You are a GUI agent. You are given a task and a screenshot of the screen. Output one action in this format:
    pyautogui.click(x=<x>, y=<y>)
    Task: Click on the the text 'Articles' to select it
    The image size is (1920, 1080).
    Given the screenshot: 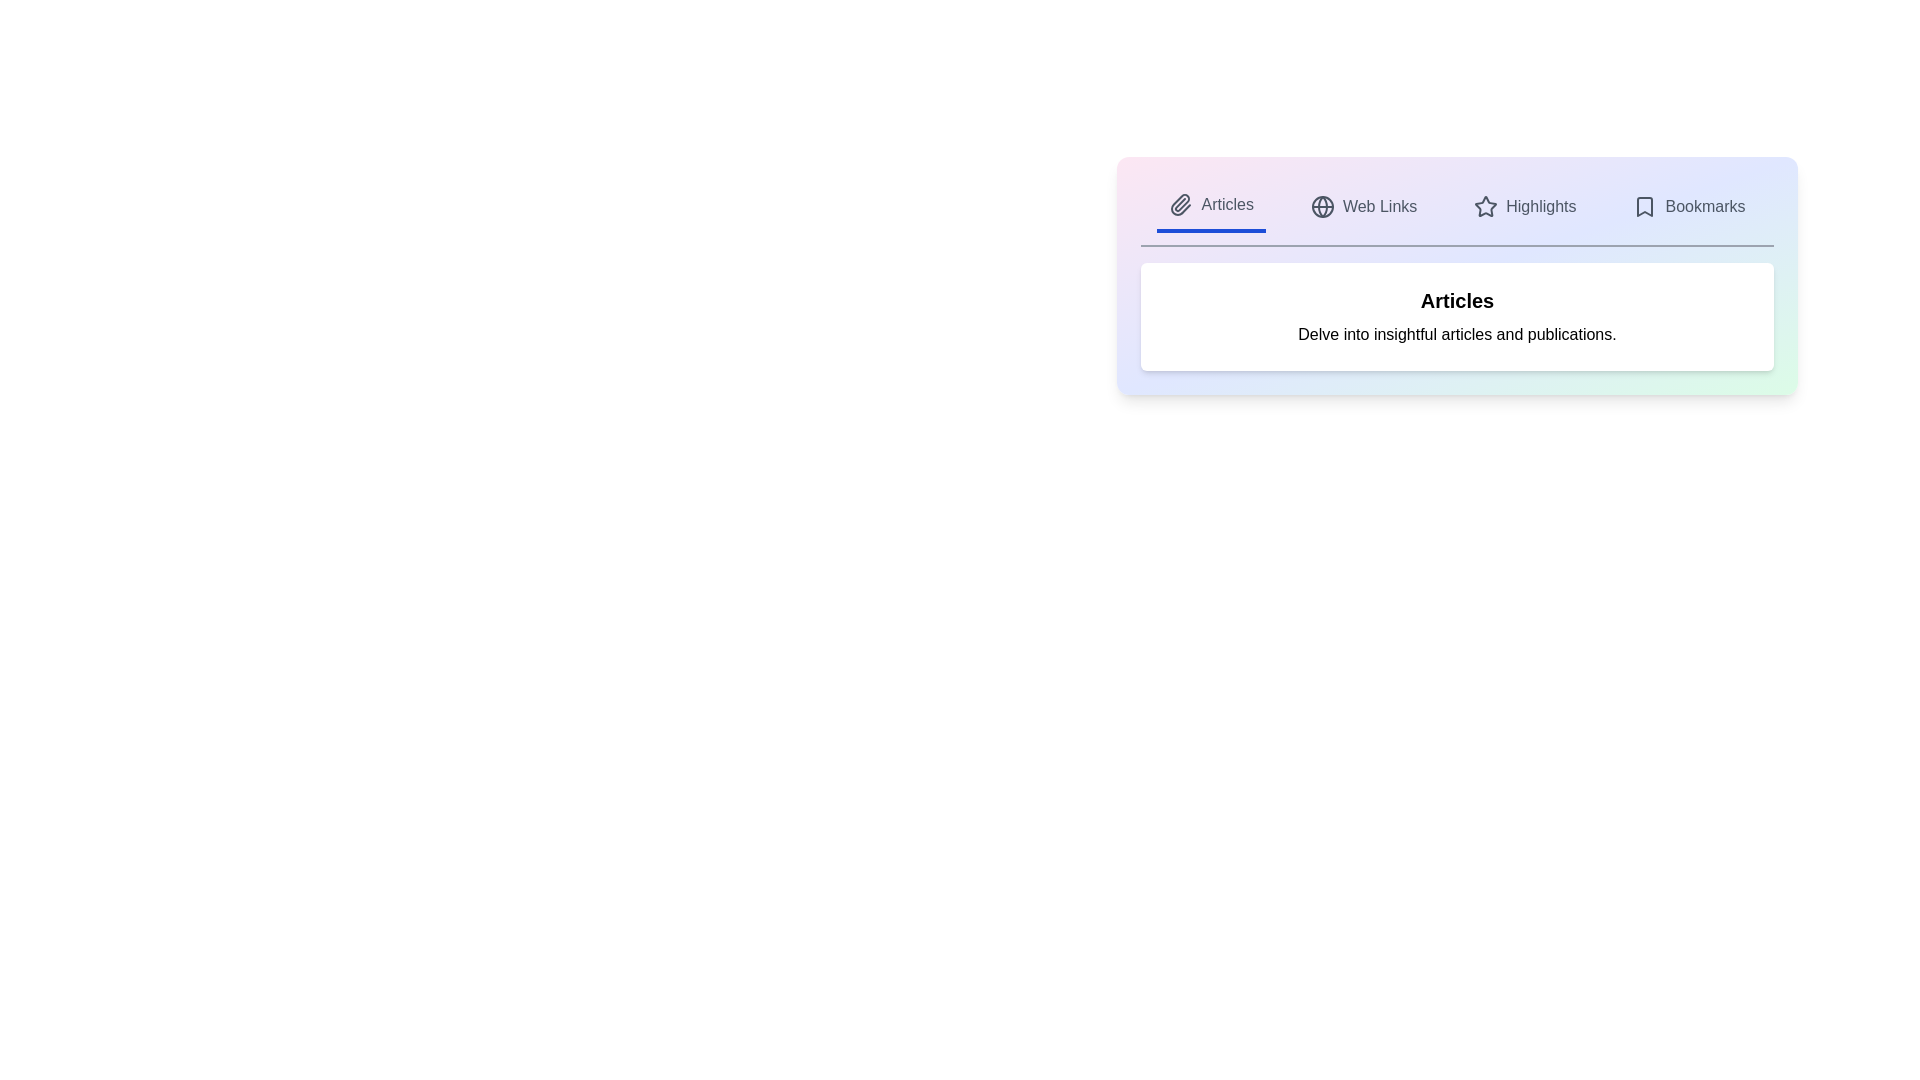 What is the action you would take?
    pyautogui.click(x=1226, y=204)
    